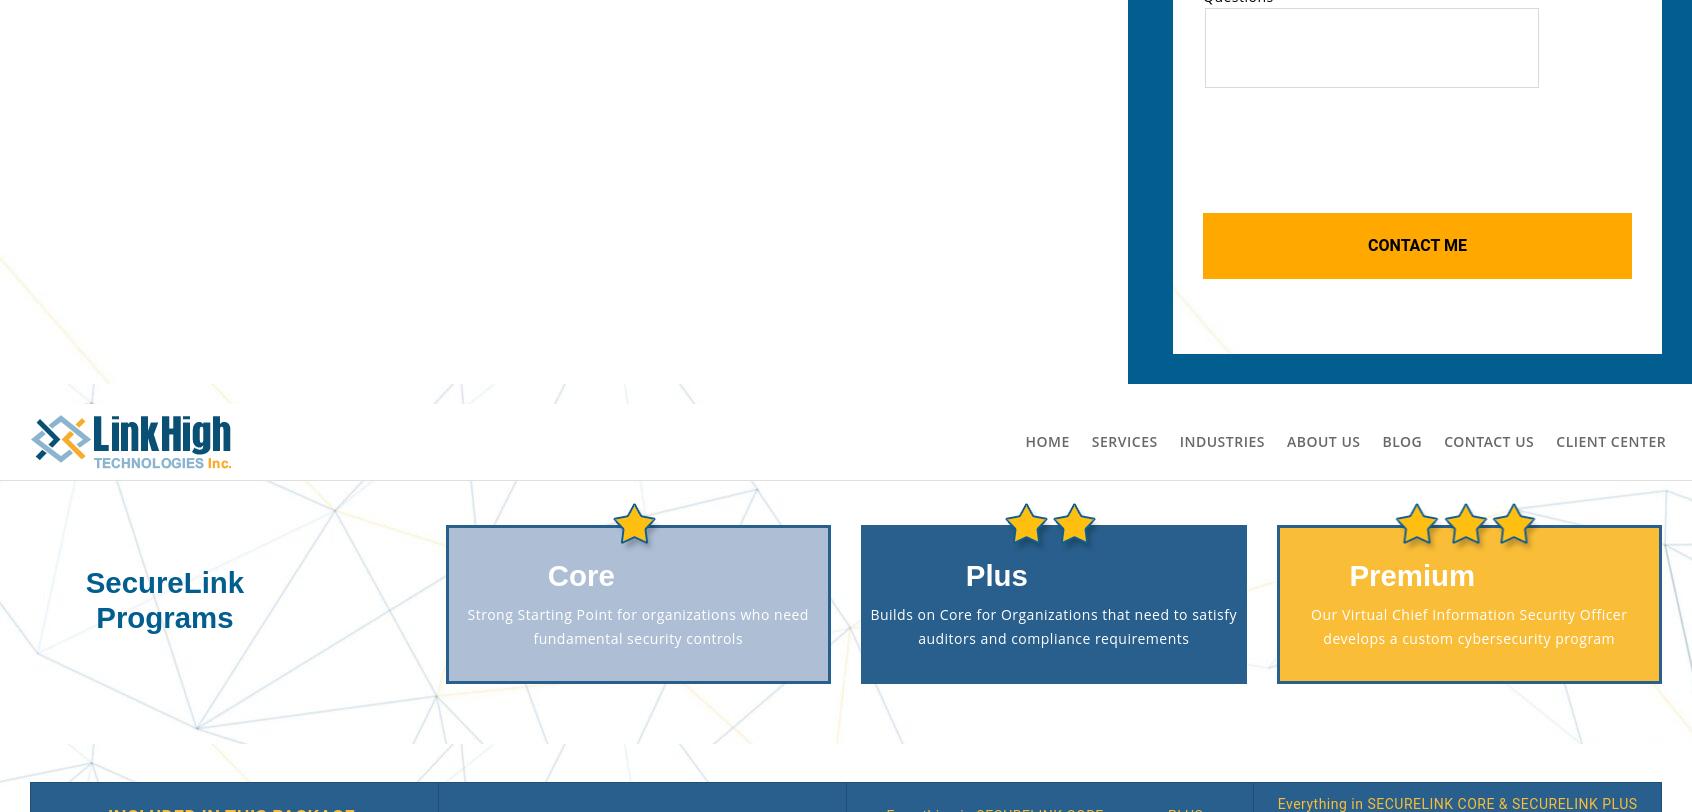 This screenshot has height=812, width=1692. Describe the element at coordinates (290, 320) in the screenshot. I see `'VULNERABILITY MANAGEMENT'` at that location.